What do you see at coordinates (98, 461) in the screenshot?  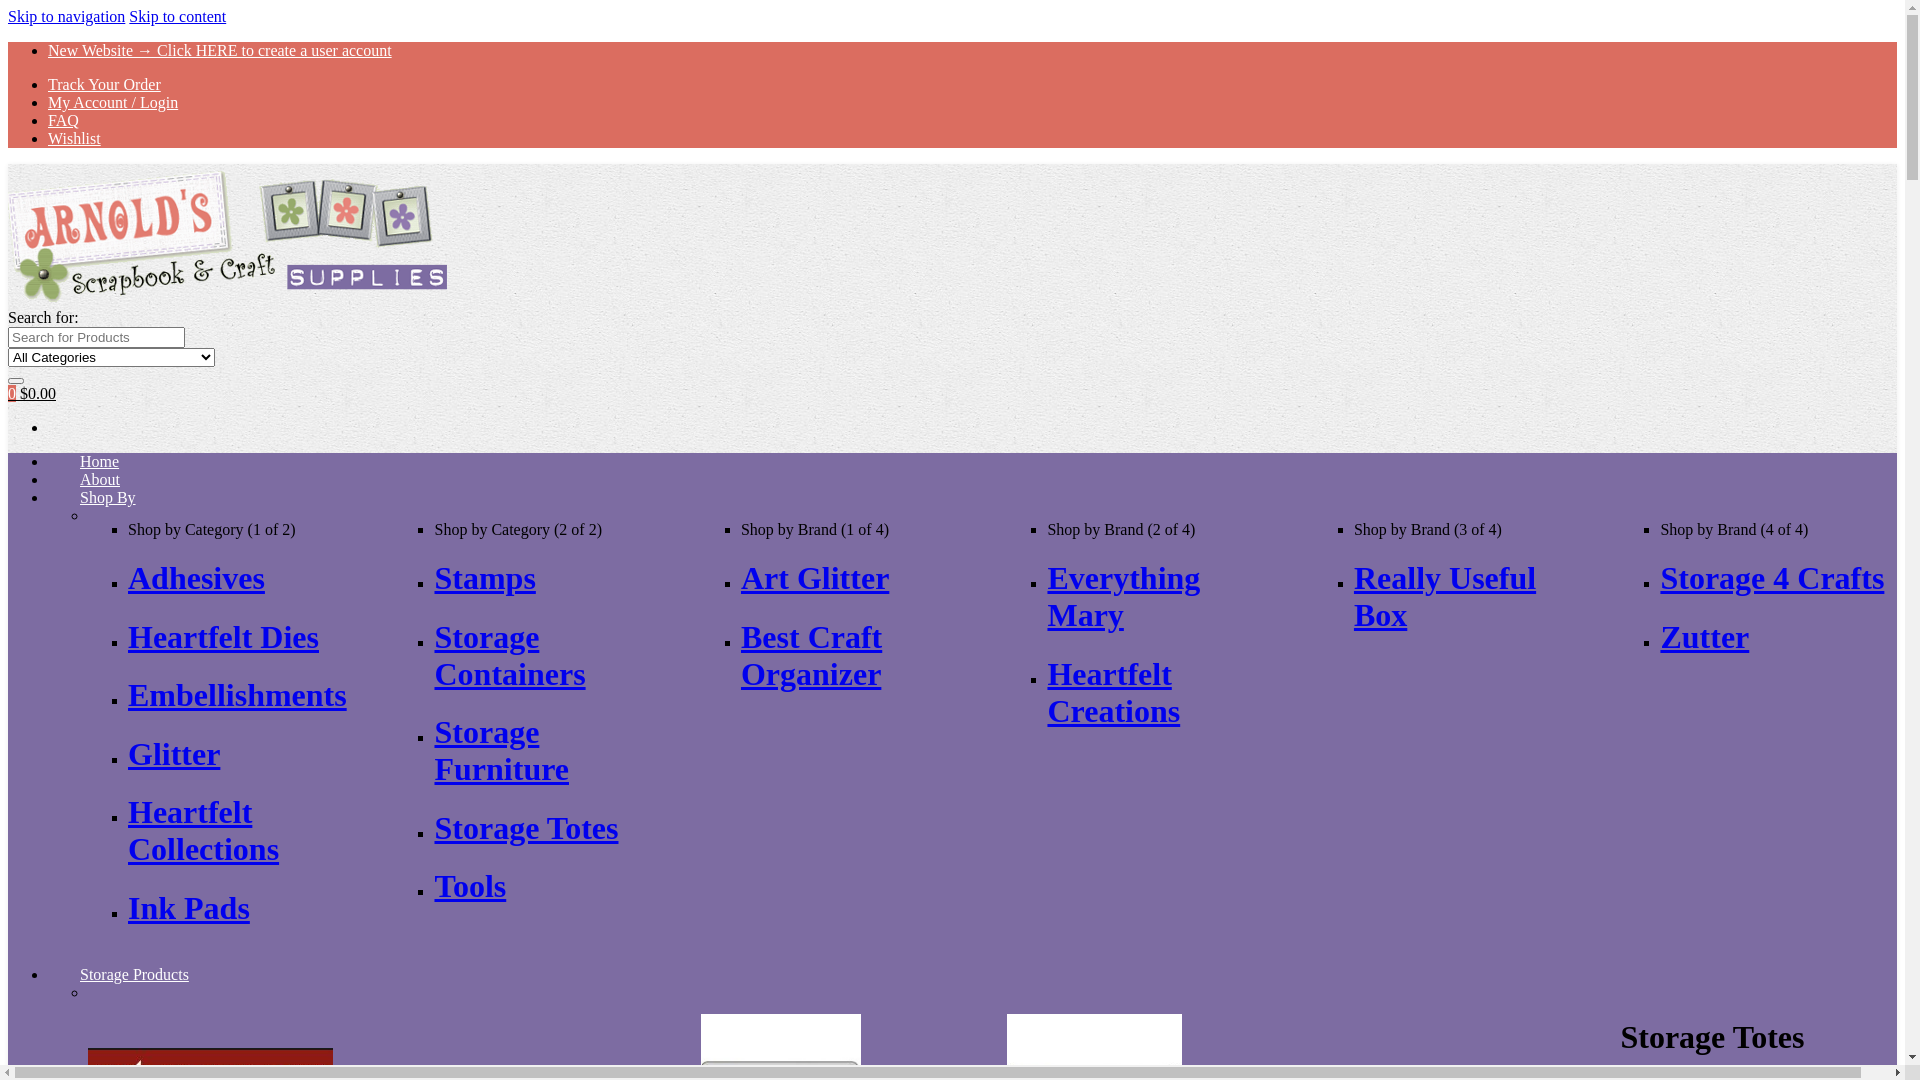 I see `'Home'` at bounding box center [98, 461].